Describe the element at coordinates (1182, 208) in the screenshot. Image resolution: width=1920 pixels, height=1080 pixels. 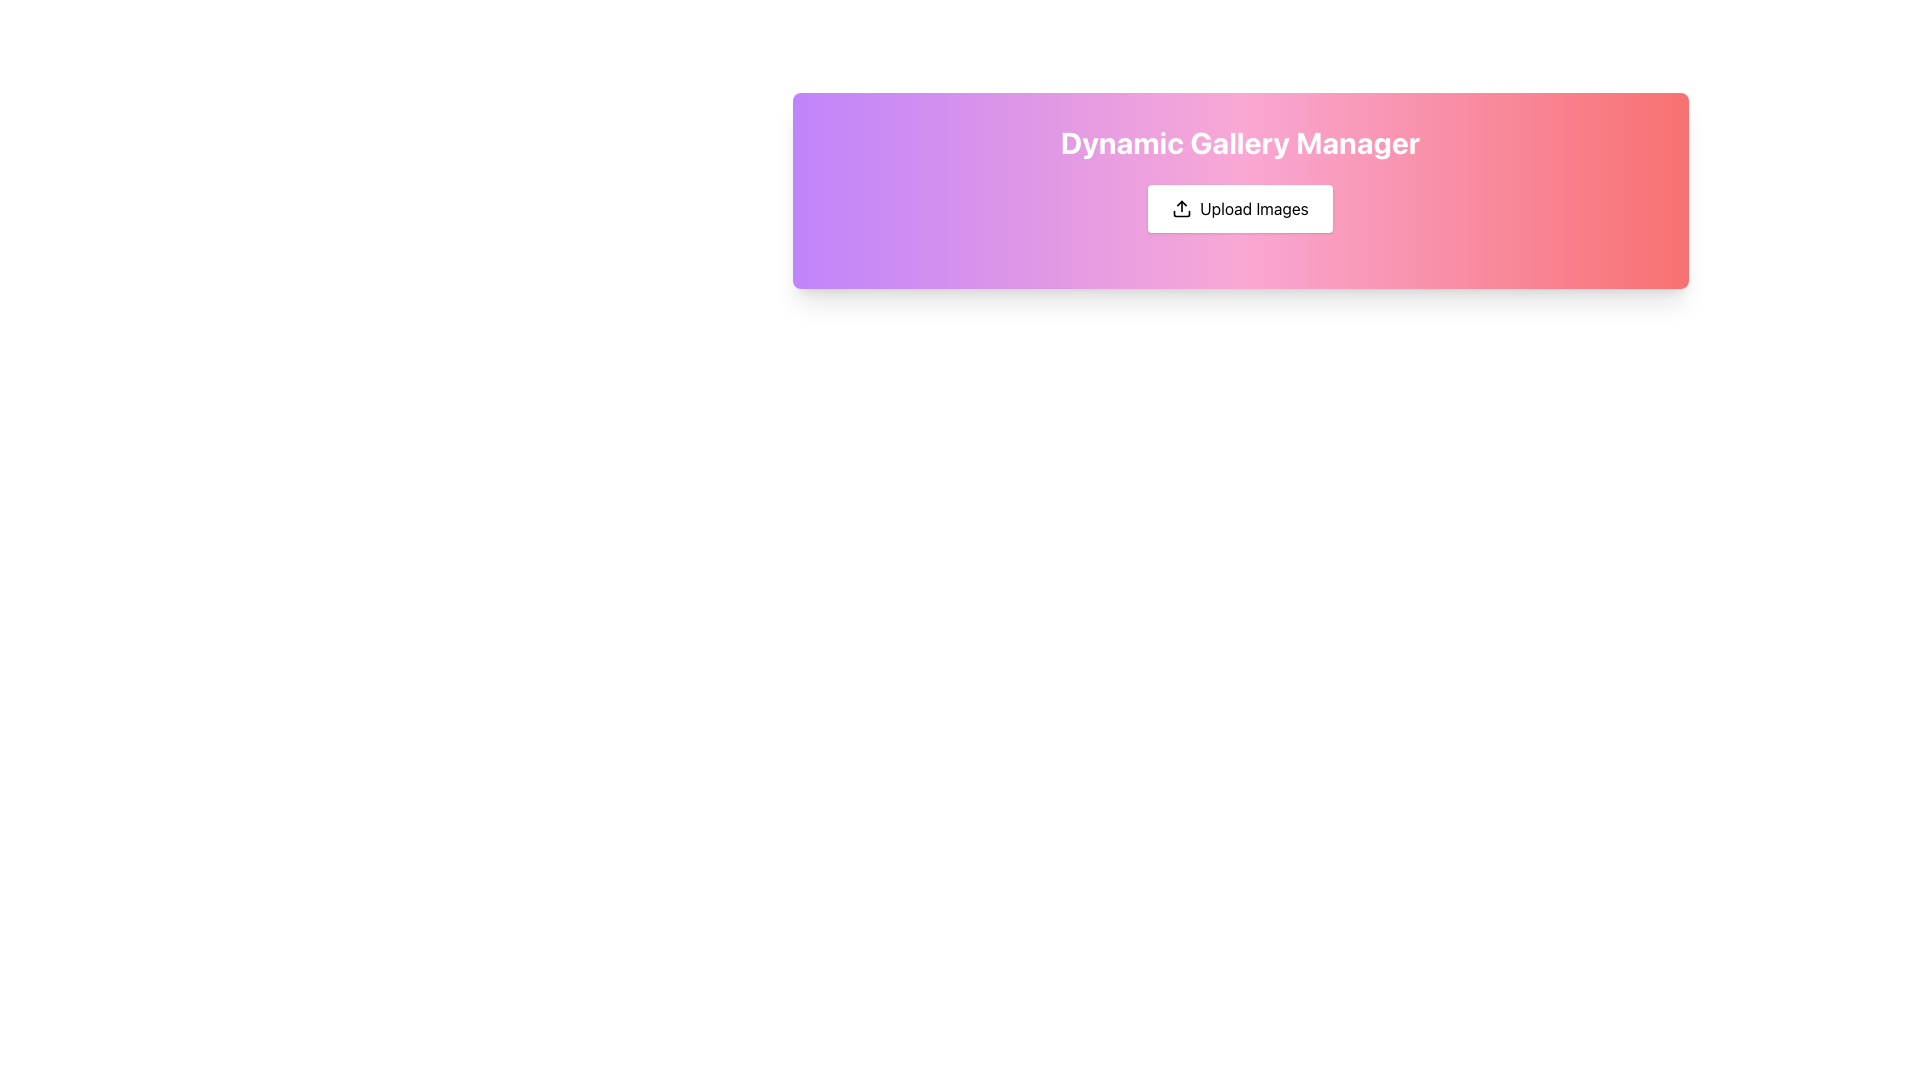
I see `the 'Upload' icon located on the left side of the 'Upload Images' button within the central panel of the gradient background rectangle` at that location.